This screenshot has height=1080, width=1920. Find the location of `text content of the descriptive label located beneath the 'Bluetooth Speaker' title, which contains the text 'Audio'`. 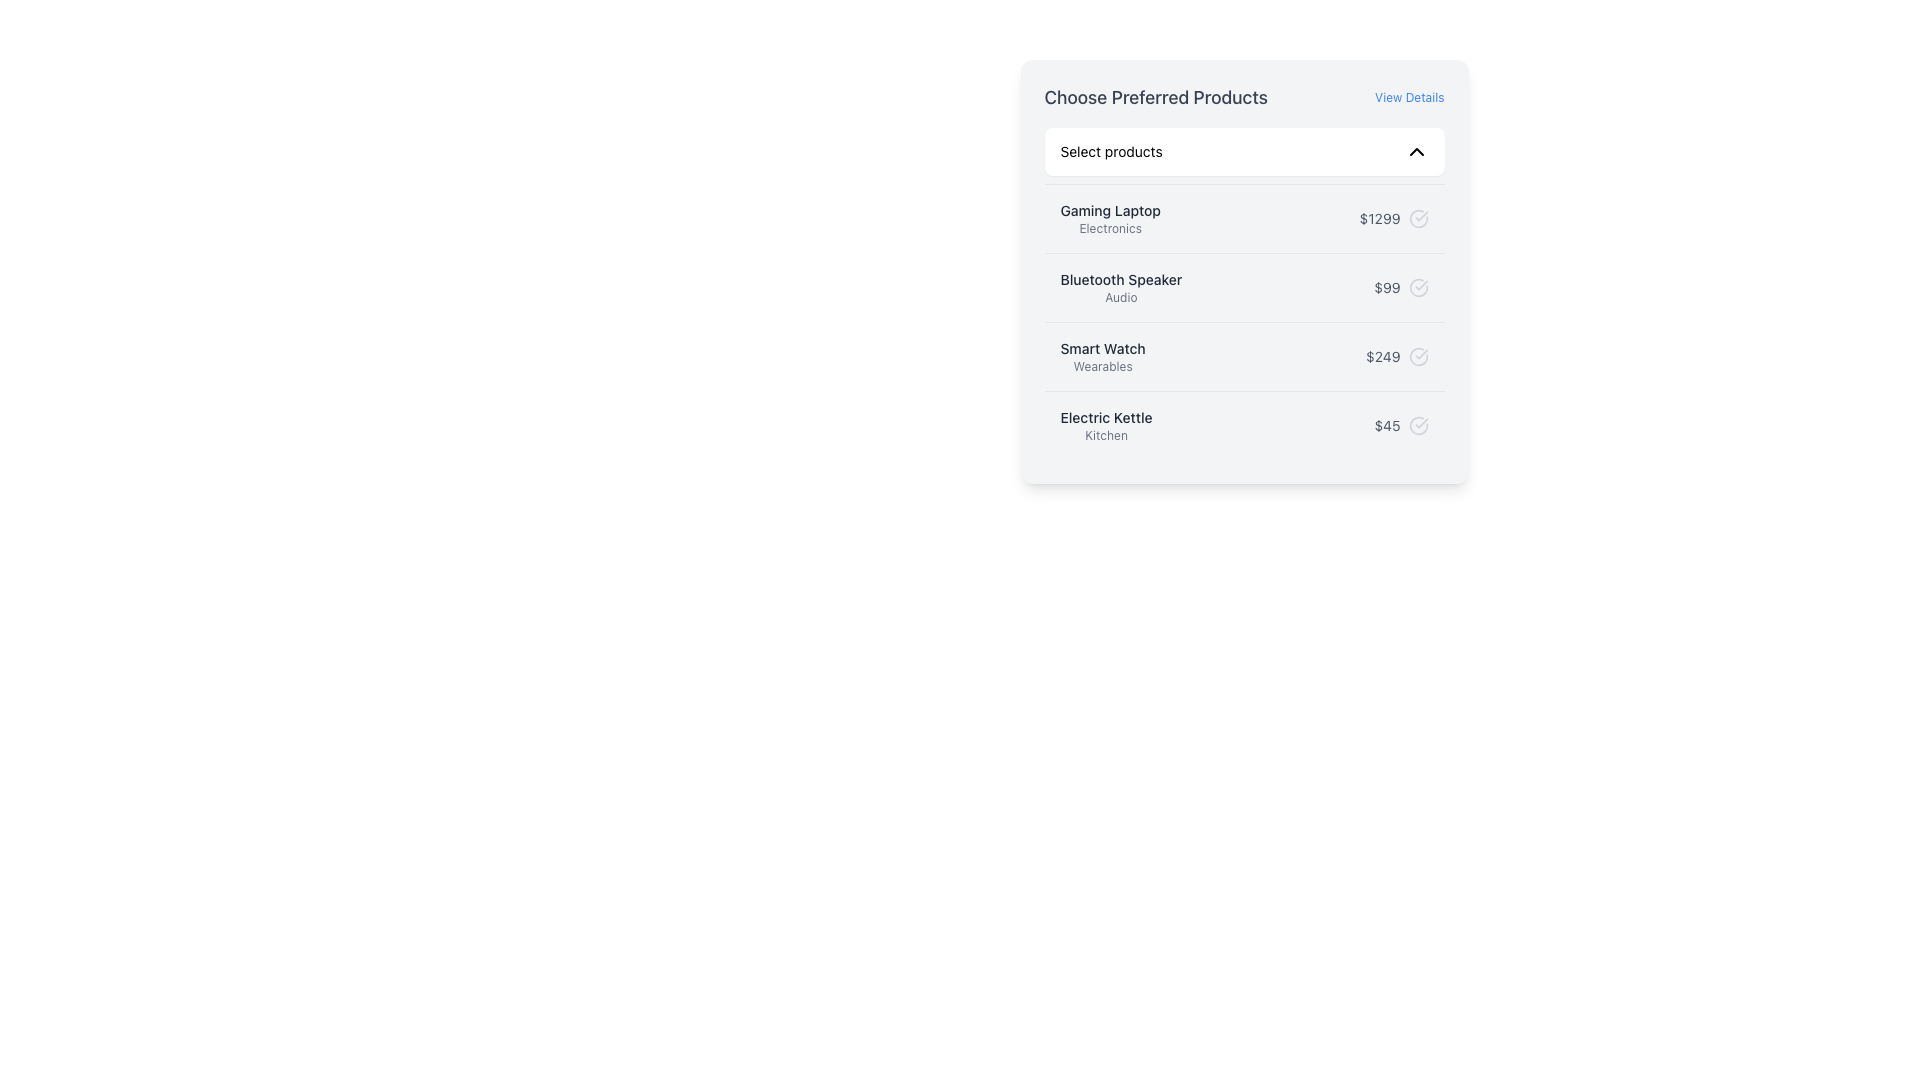

text content of the descriptive label located beneath the 'Bluetooth Speaker' title, which contains the text 'Audio' is located at coordinates (1121, 297).